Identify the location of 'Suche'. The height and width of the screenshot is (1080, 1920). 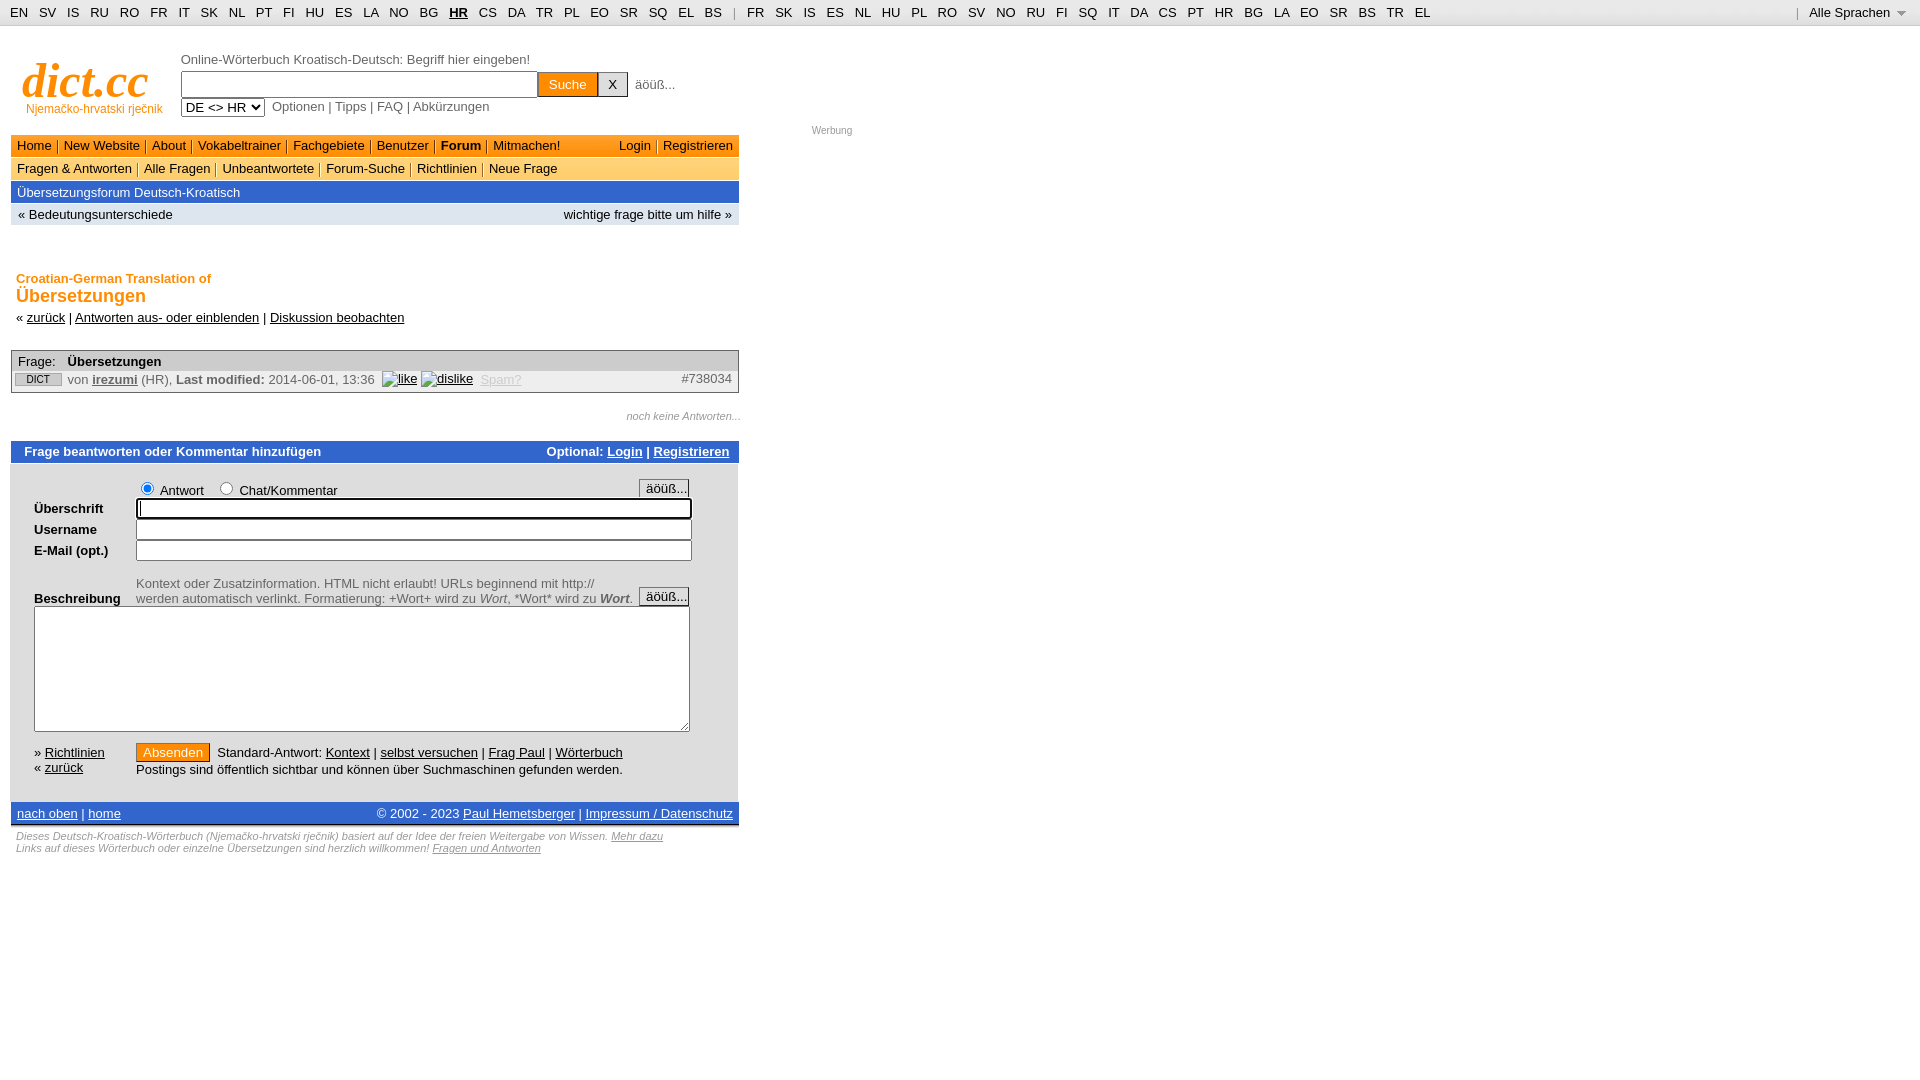
(566, 83).